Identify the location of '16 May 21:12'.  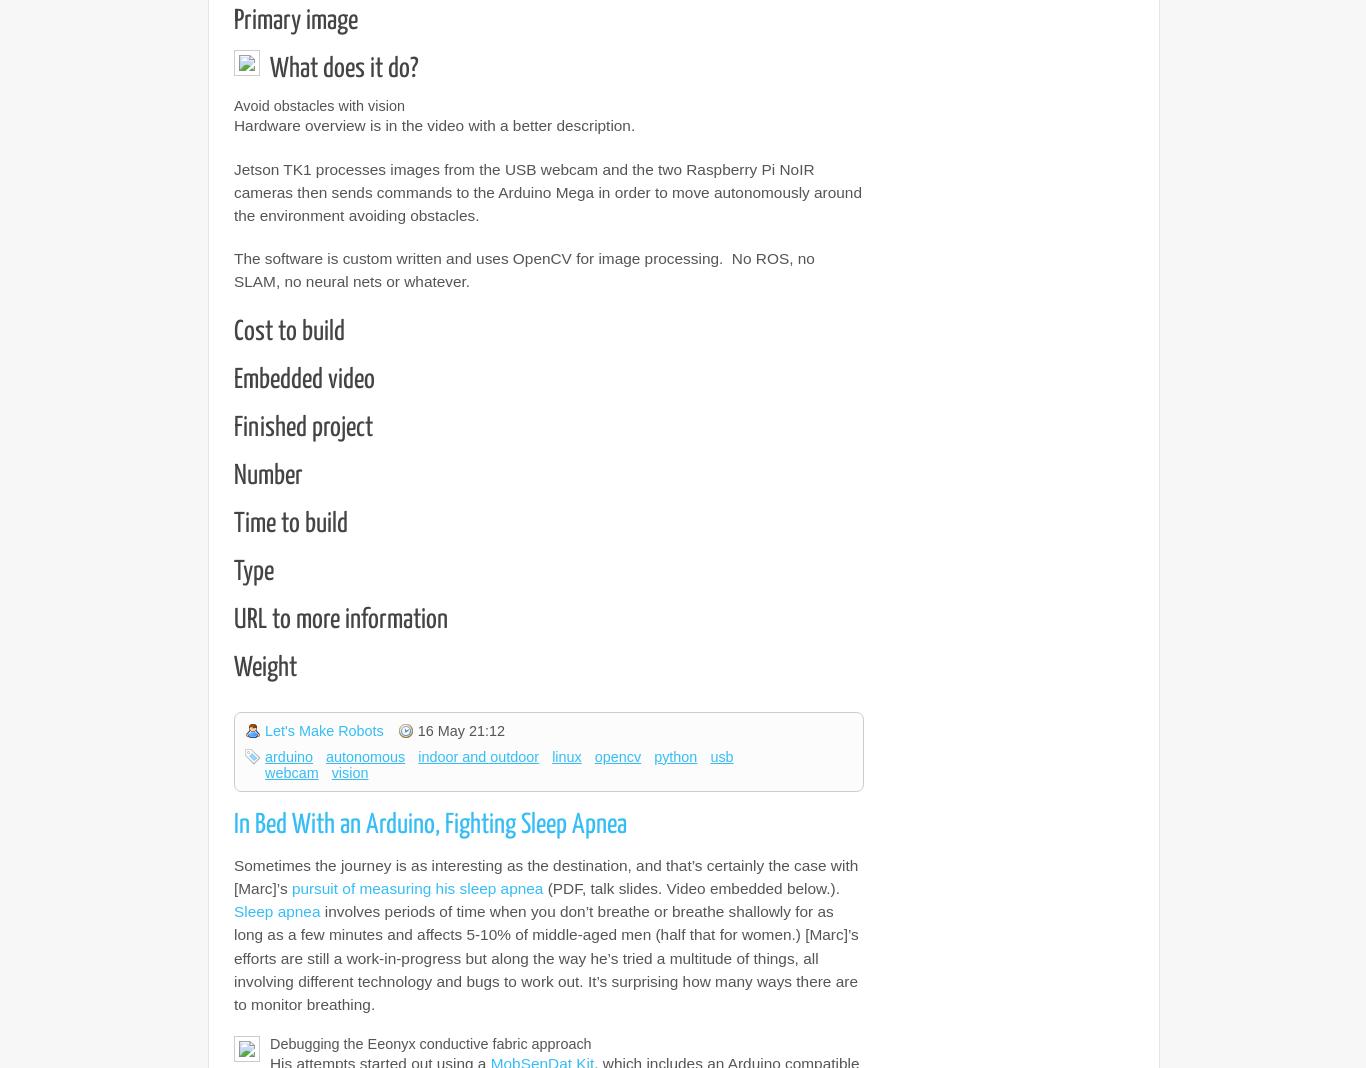
(416, 729).